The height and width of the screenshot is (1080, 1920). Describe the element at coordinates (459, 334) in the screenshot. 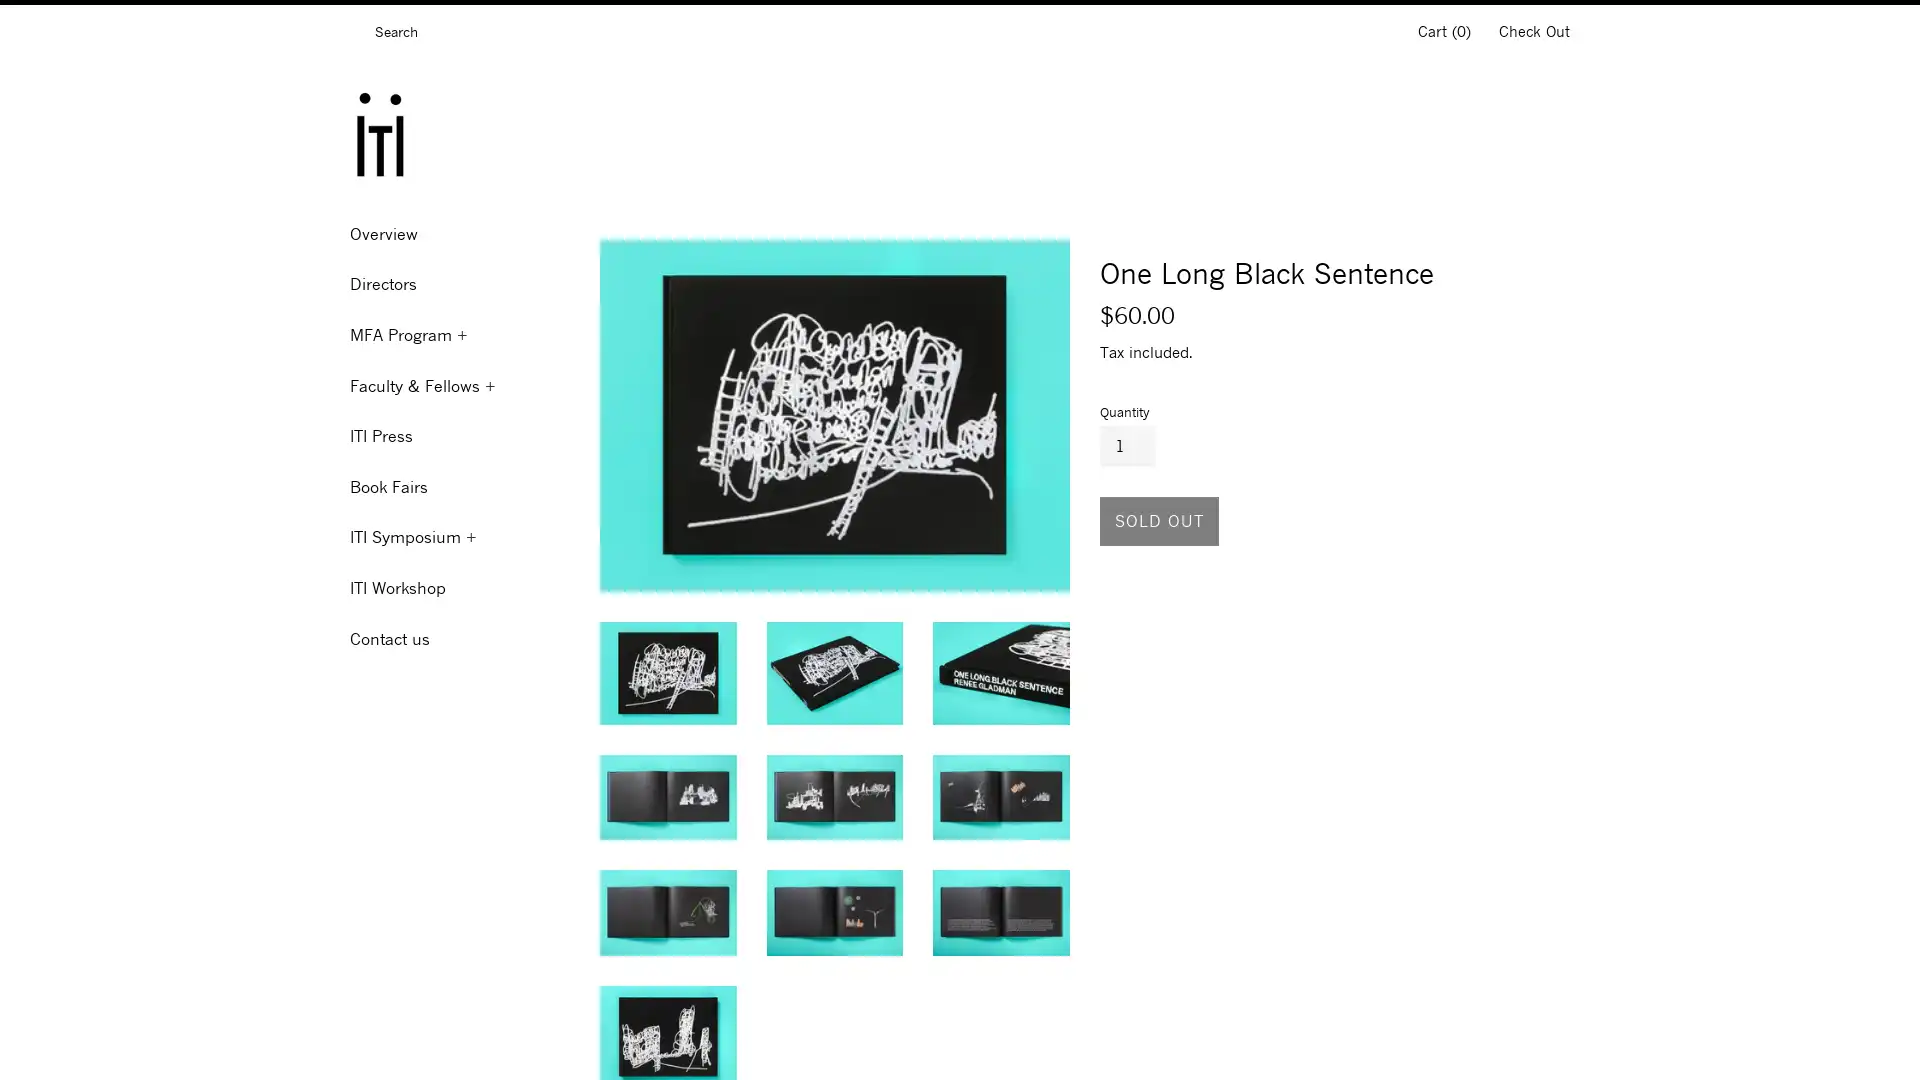

I see `MFA Program` at that location.